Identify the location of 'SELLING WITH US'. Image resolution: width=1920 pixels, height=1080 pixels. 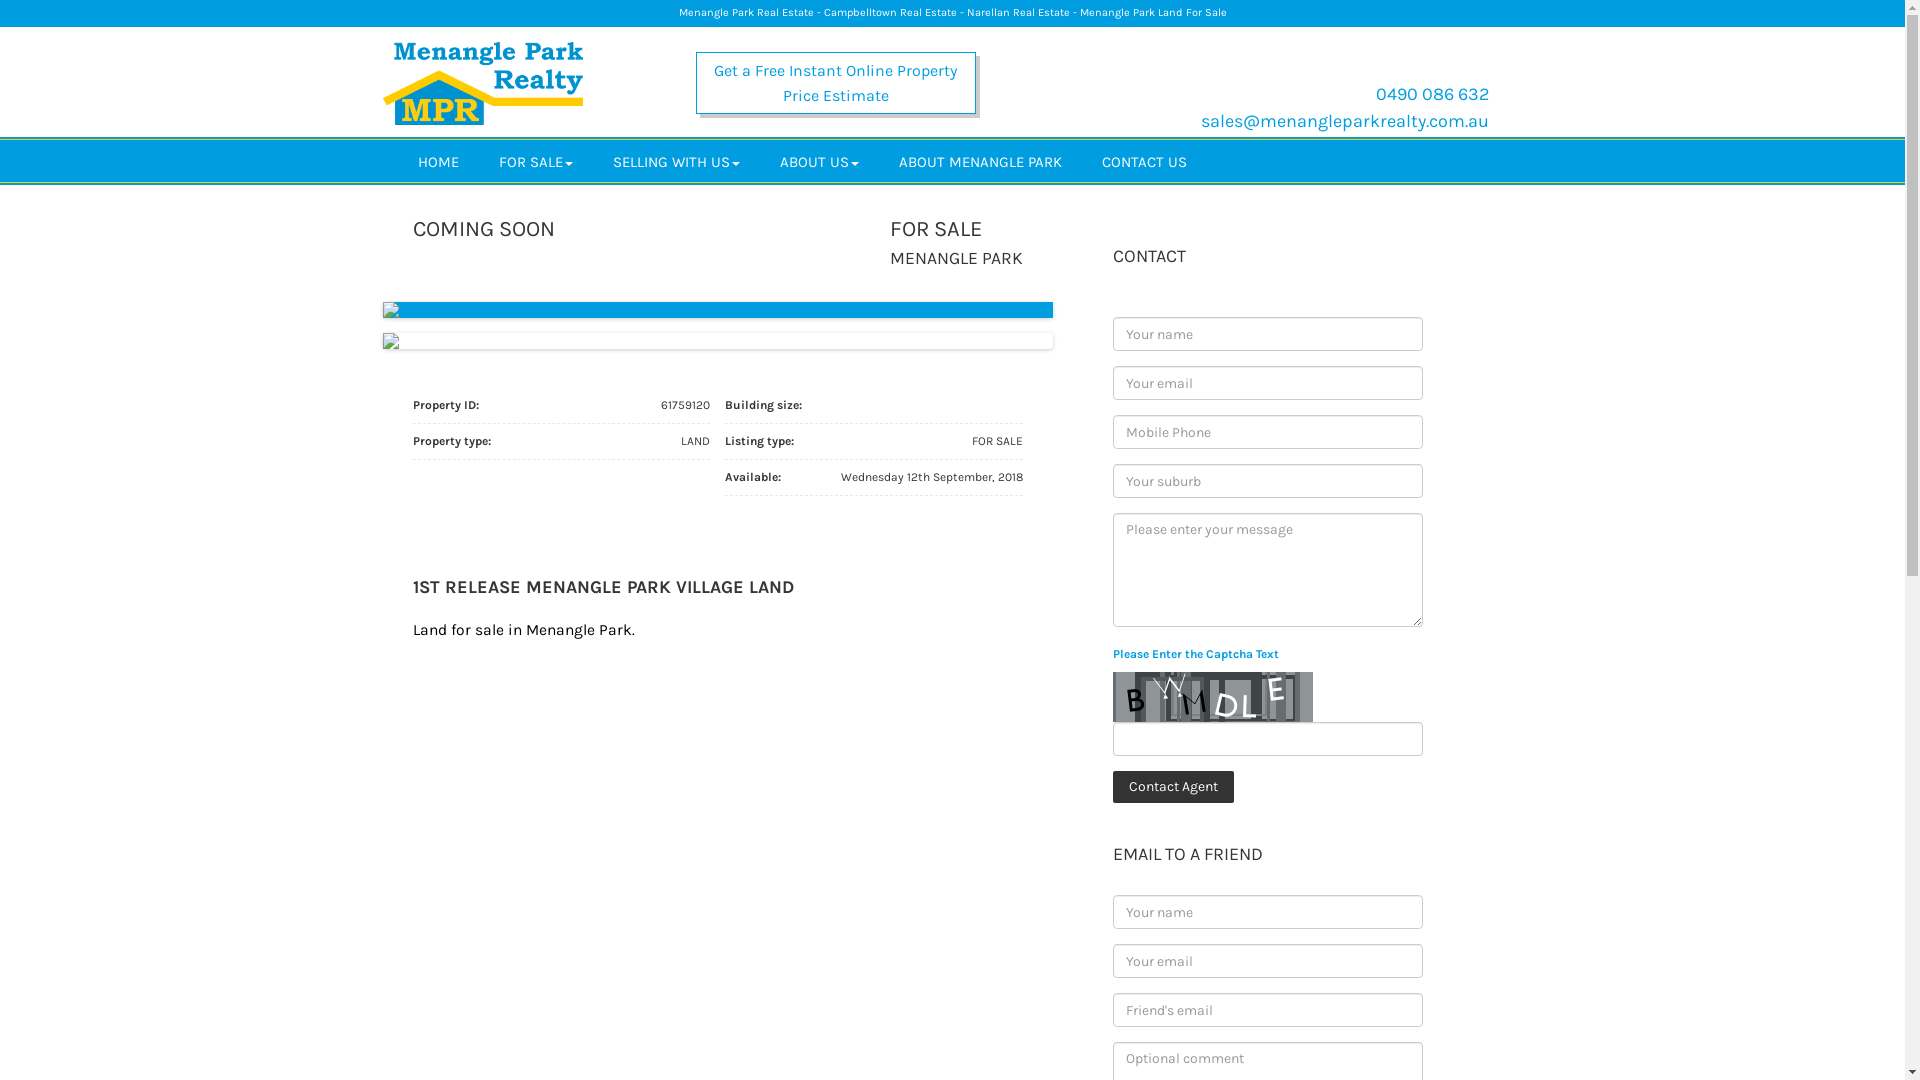
(675, 160).